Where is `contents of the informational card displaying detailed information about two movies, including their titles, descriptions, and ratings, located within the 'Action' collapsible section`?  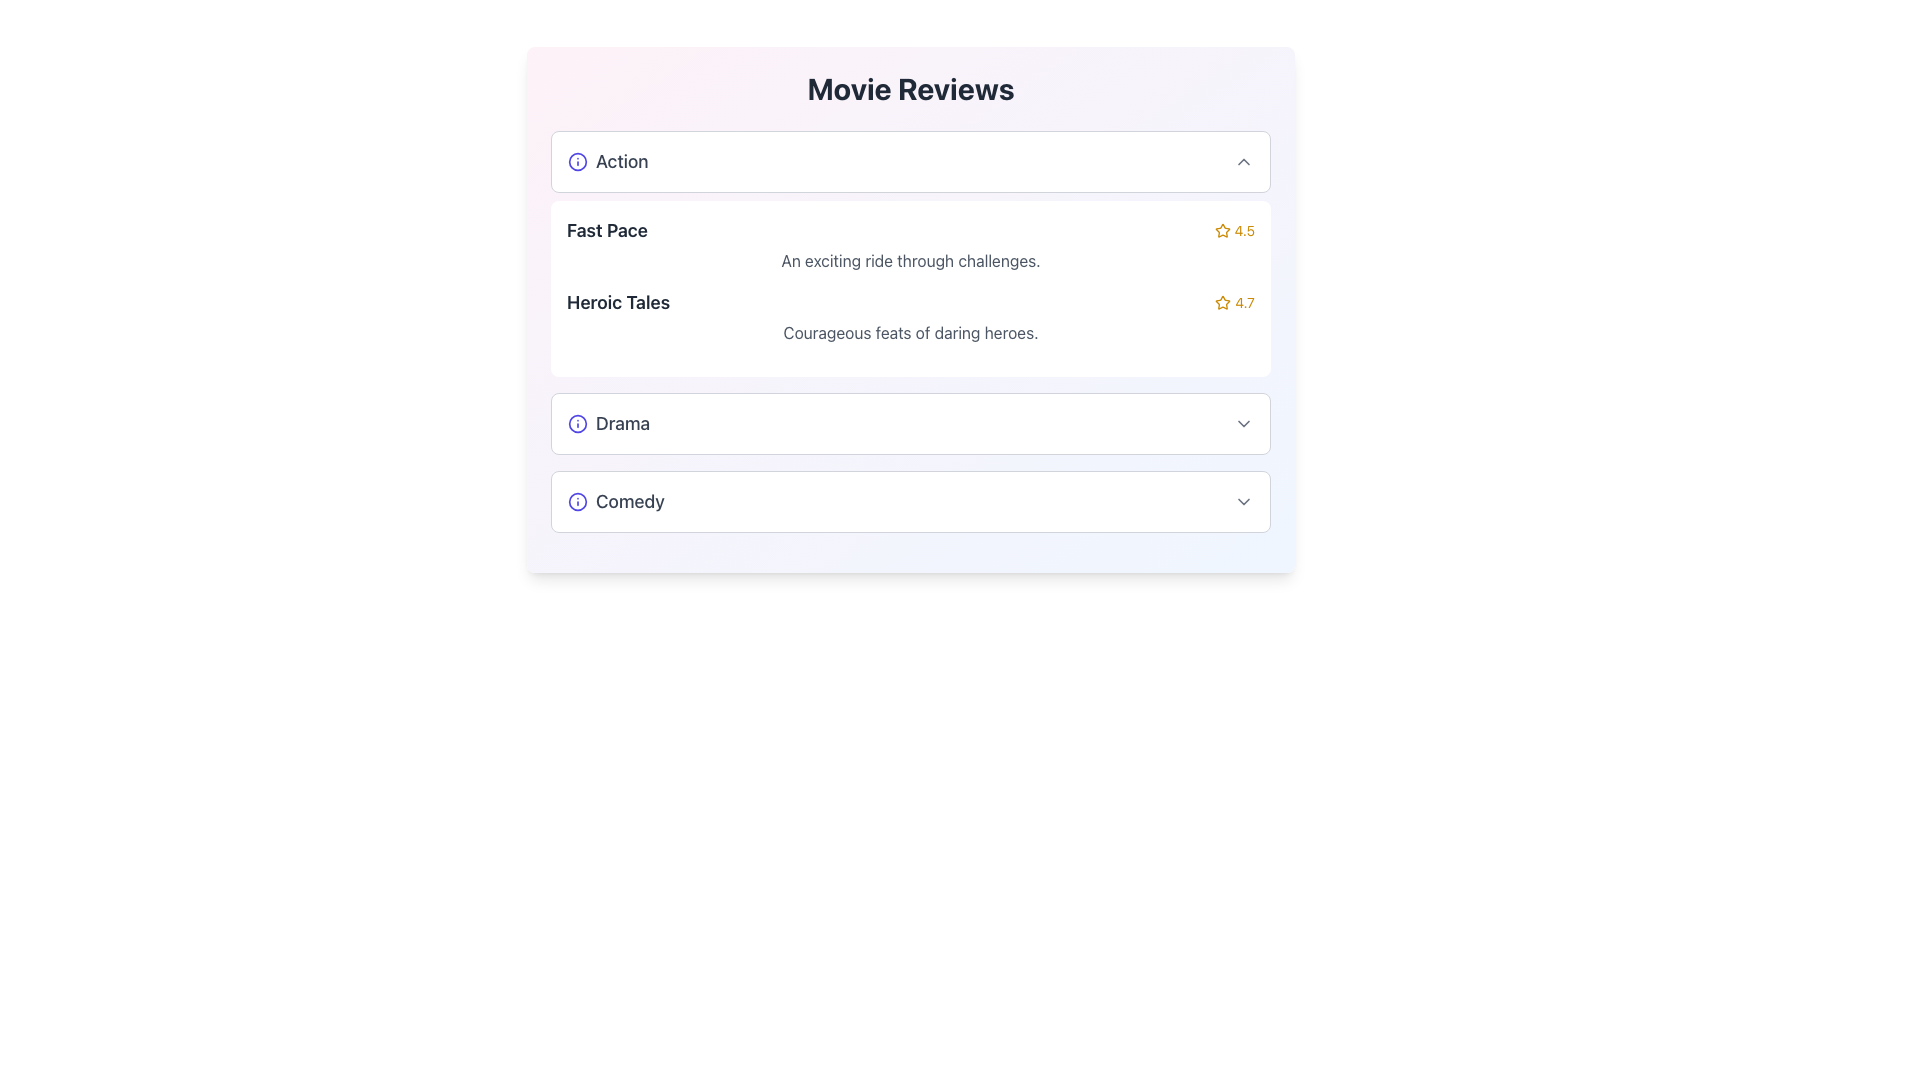 contents of the informational card displaying detailed information about two movies, including their titles, descriptions, and ratings, located within the 'Action' collapsible section is located at coordinates (910, 289).